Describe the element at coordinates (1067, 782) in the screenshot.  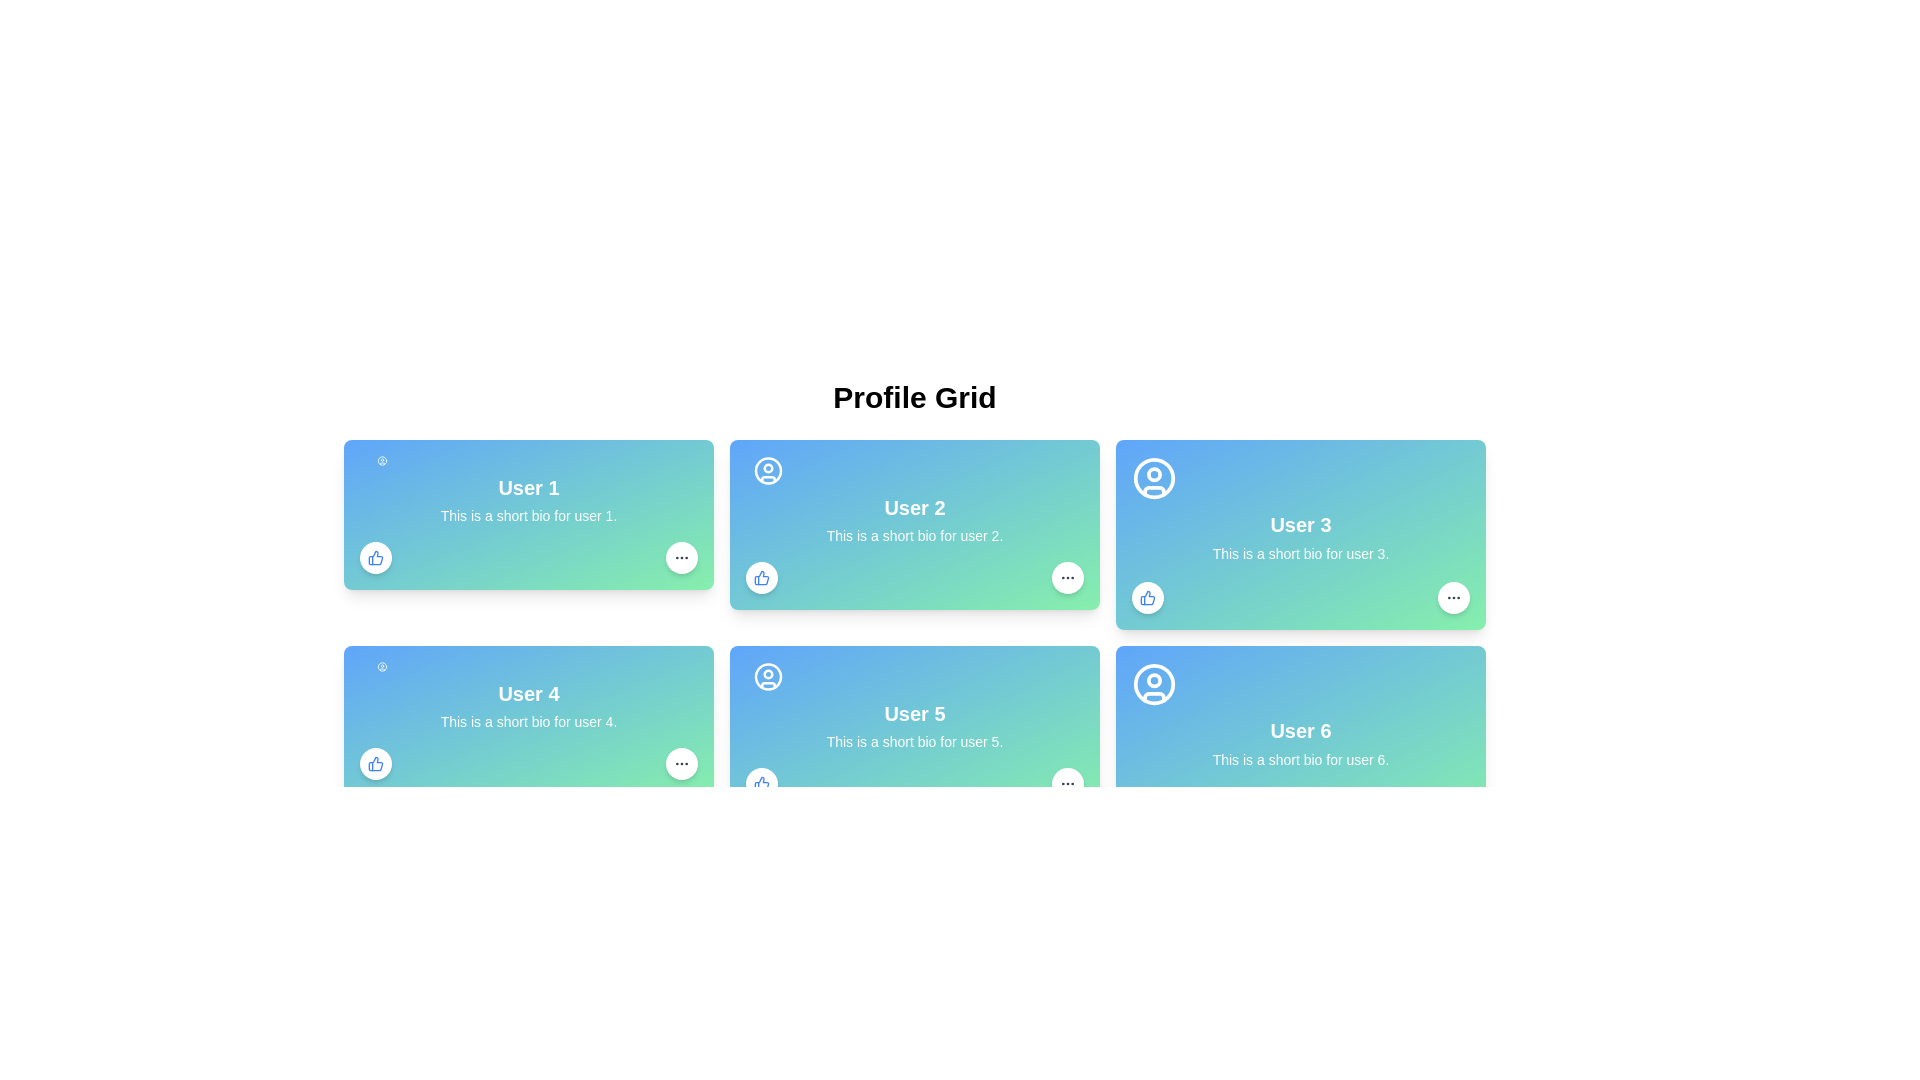
I see `the button that opens additional options for the 'User 5' profile` at that location.